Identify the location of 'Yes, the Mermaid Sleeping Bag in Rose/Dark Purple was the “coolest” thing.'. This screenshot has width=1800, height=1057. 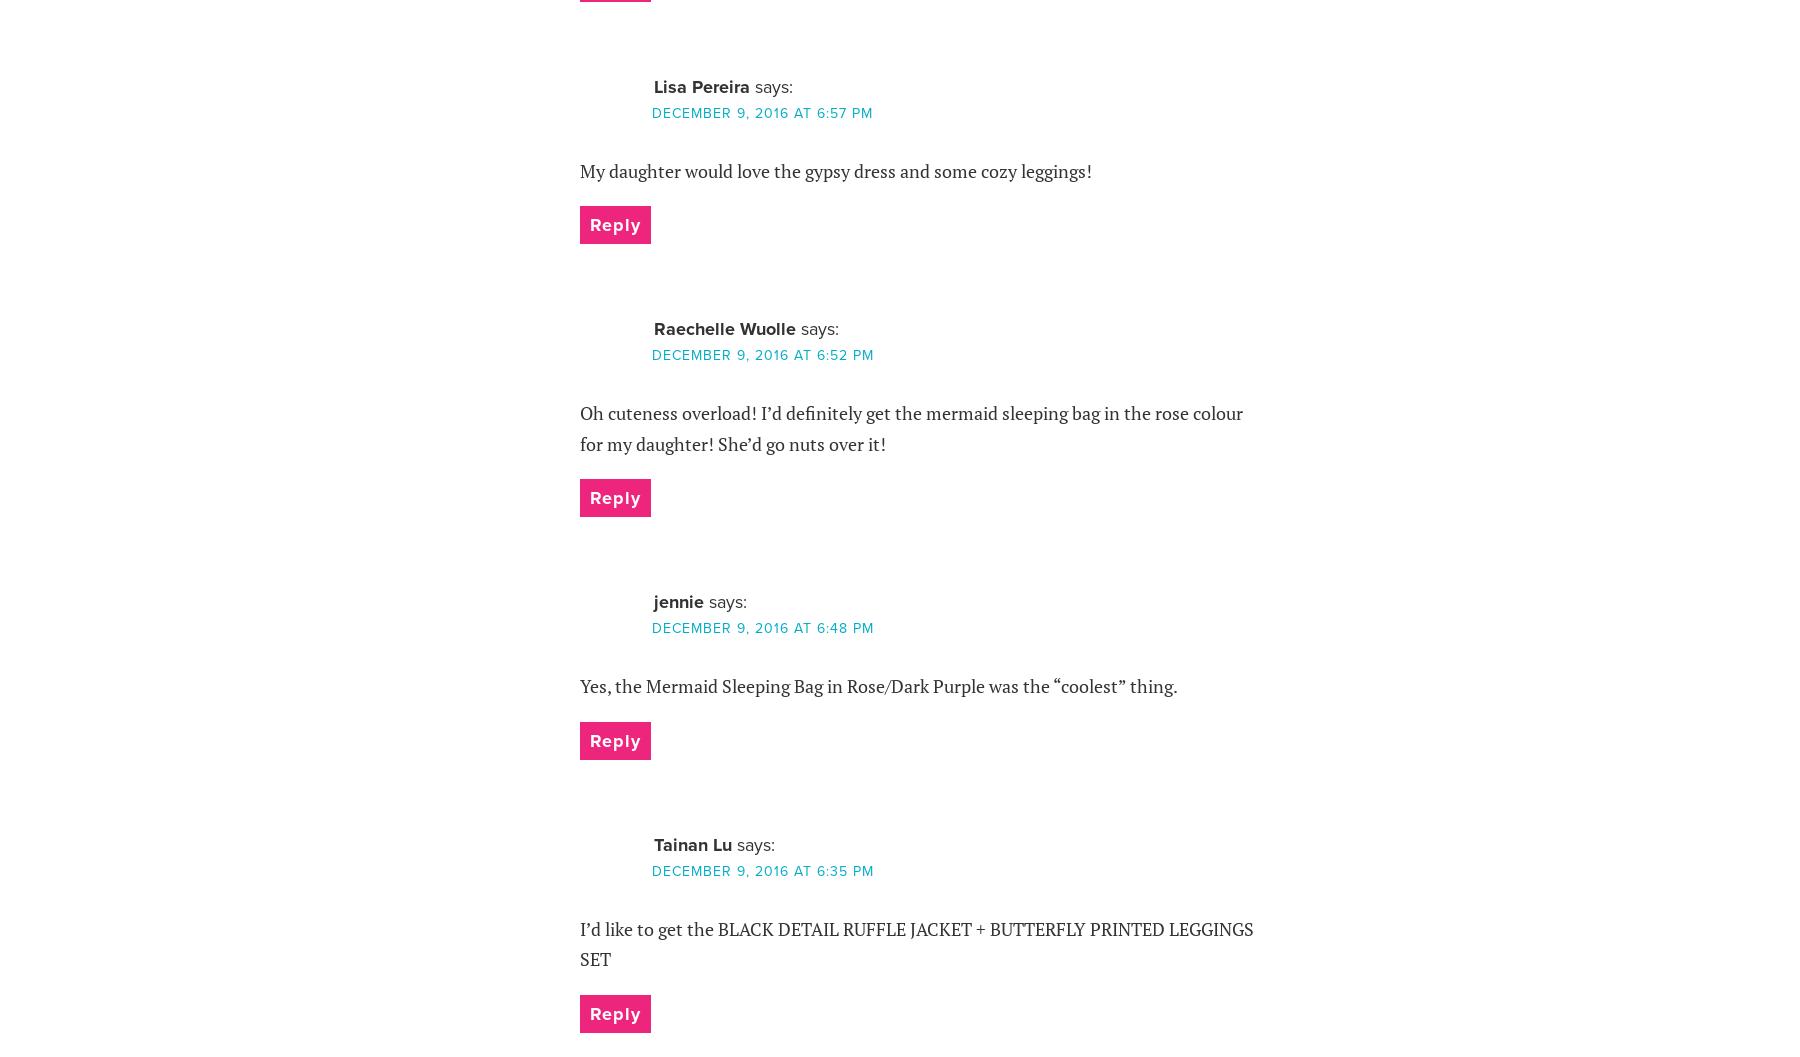
(878, 684).